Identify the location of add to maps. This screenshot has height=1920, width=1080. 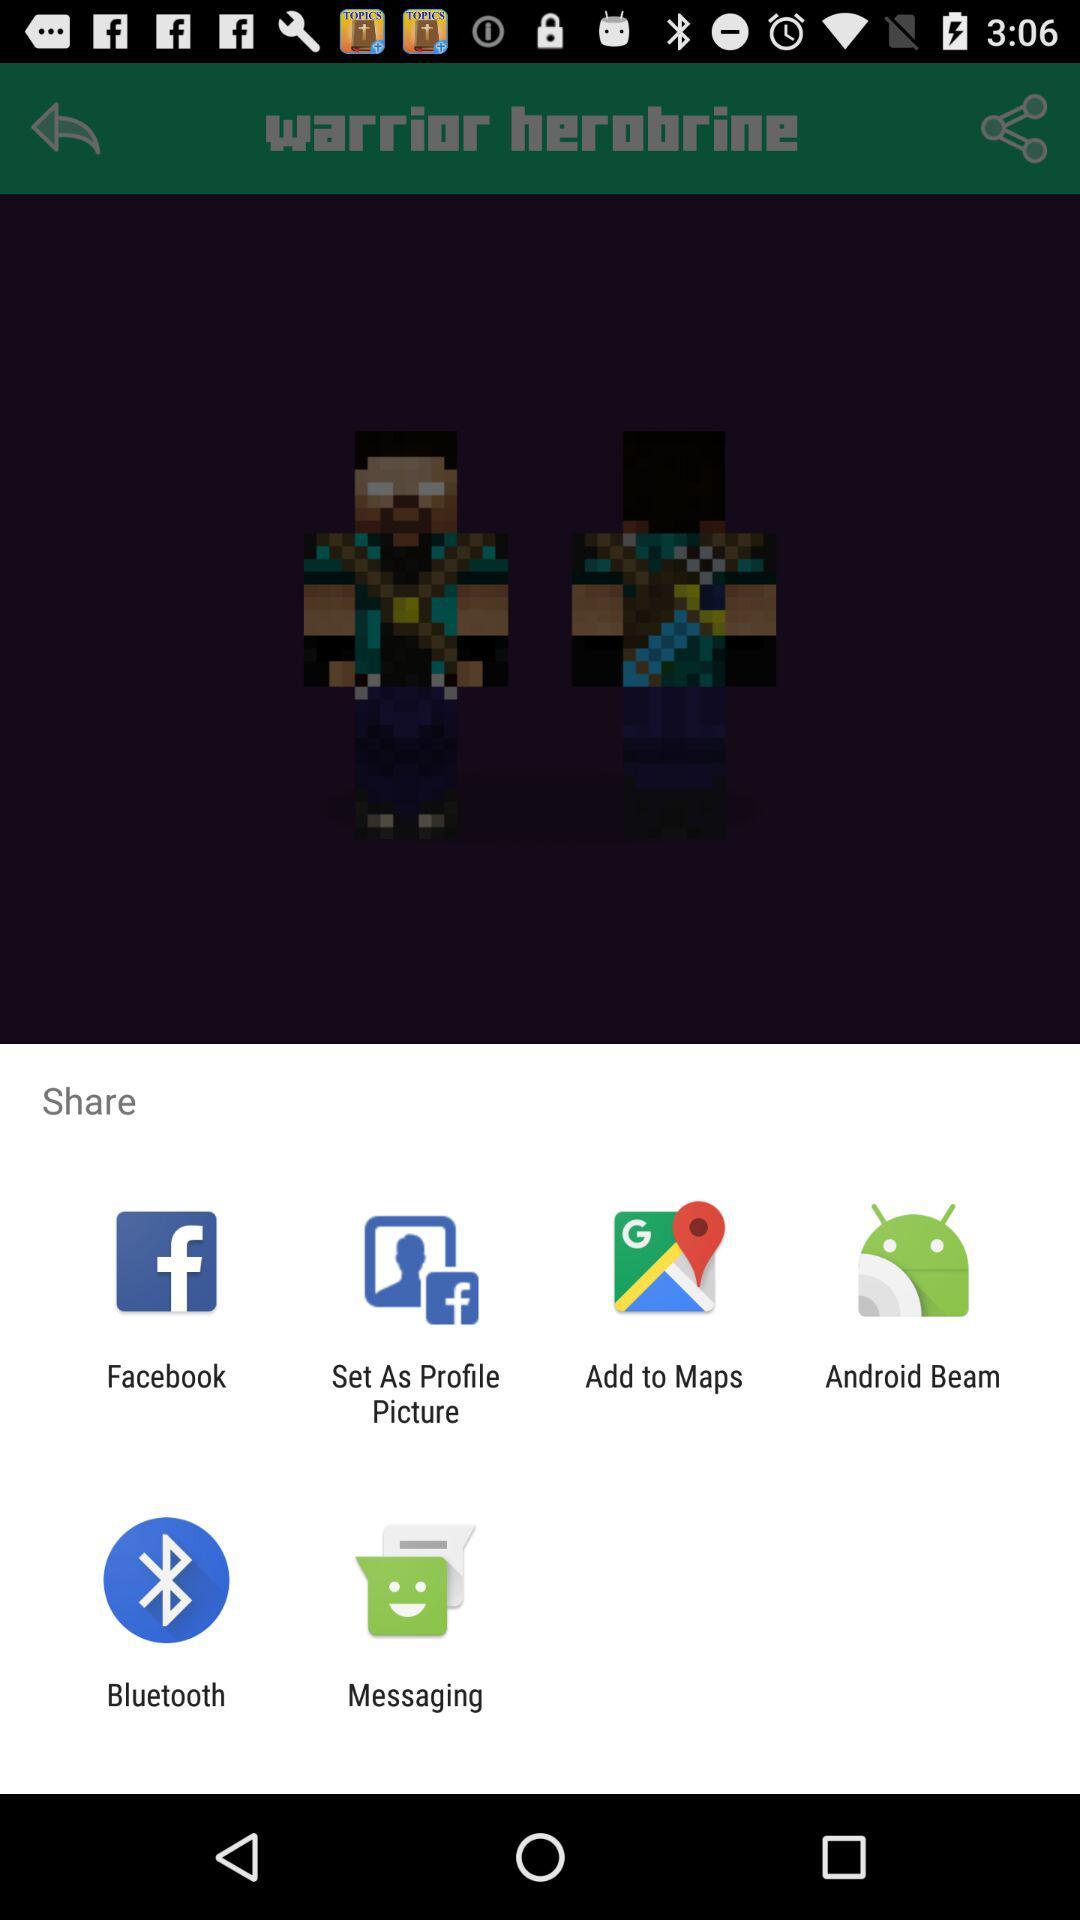
(664, 1392).